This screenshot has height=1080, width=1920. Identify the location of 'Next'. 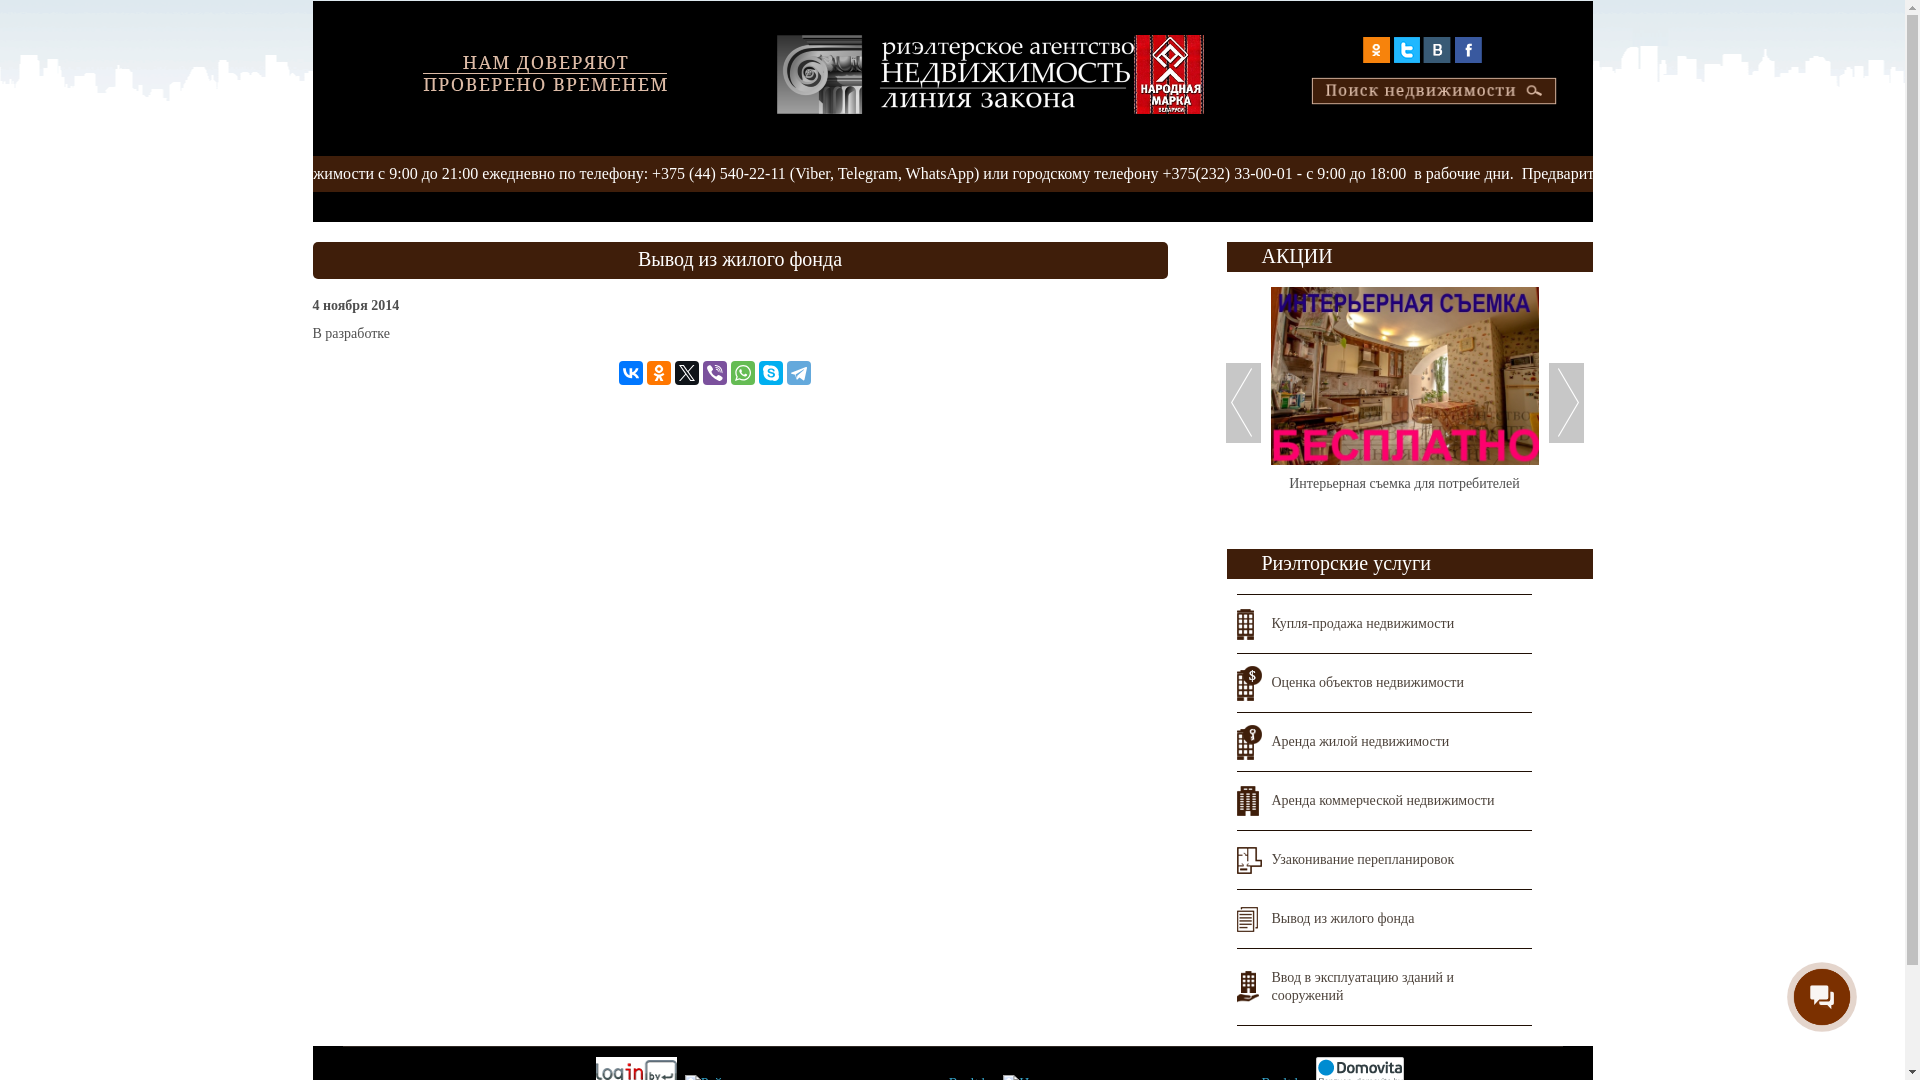
(1564, 402).